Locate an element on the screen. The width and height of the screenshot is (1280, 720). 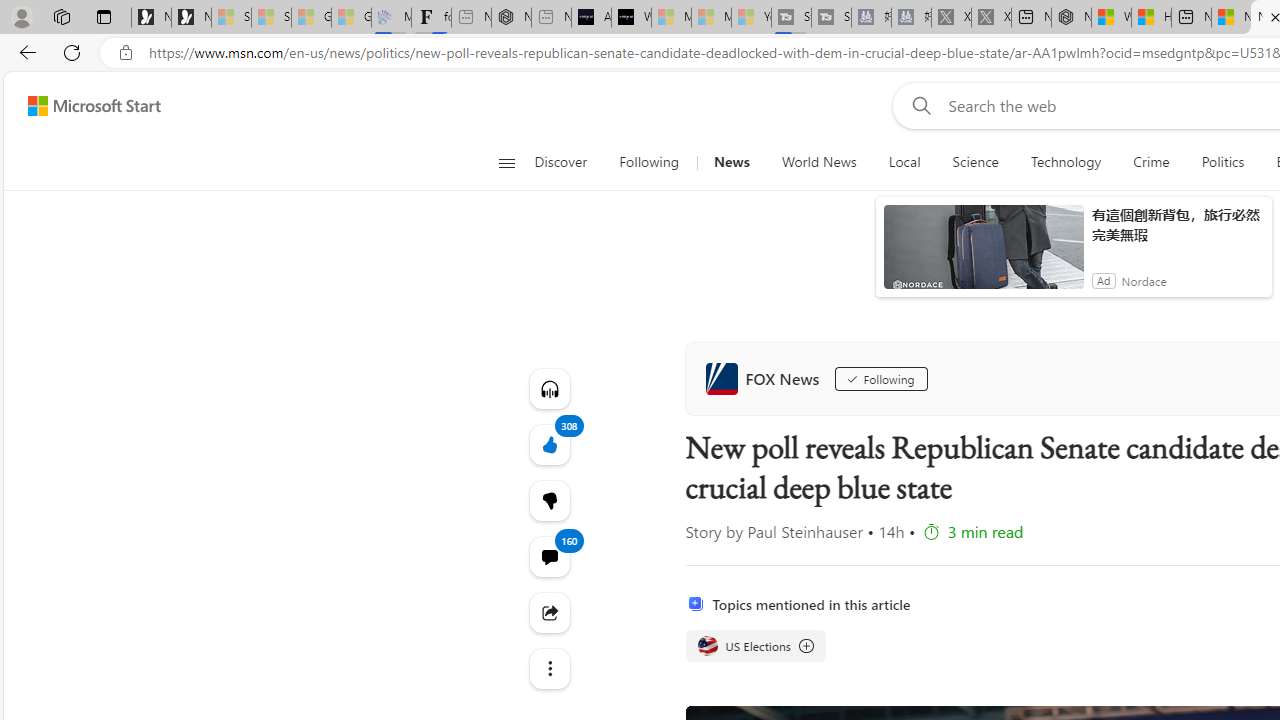
'Nordace - My Account' is located at coordinates (1070, 17).